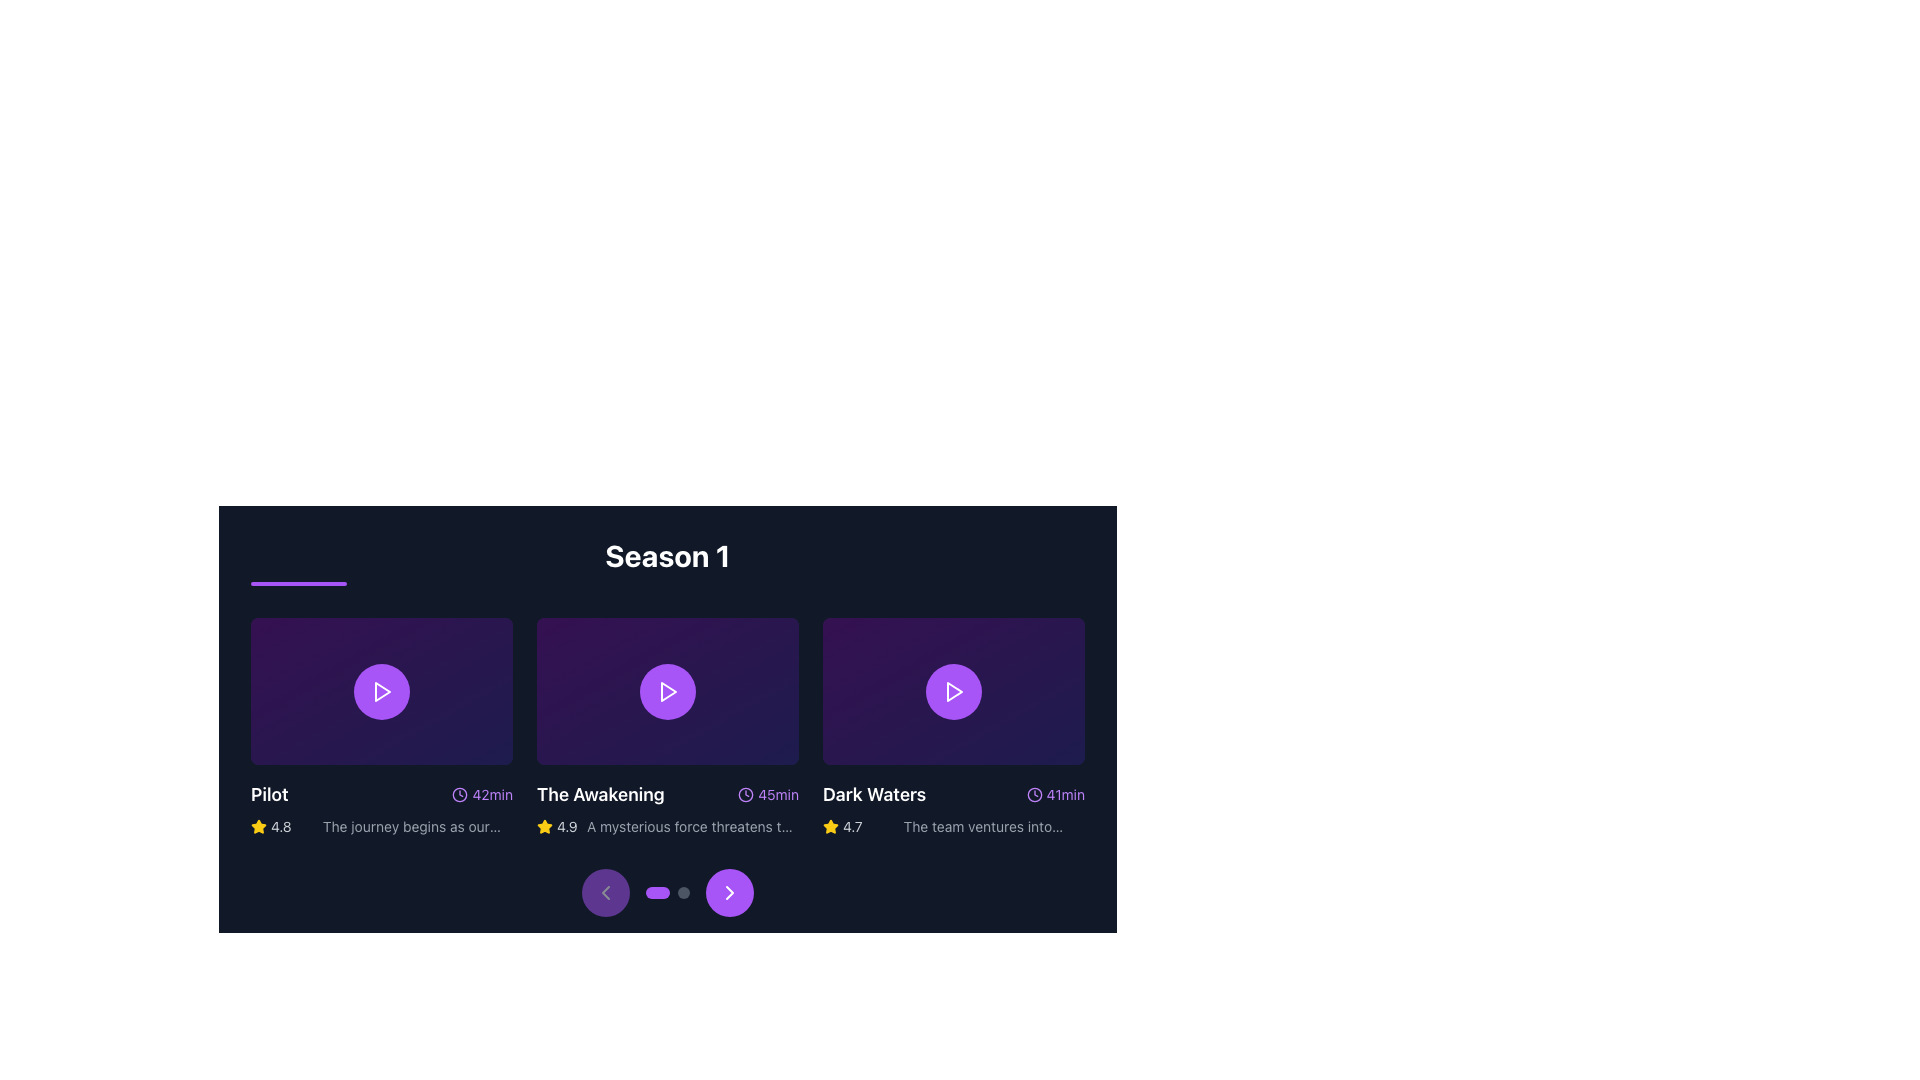  Describe the element at coordinates (382, 726) in the screenshot. I see `the purple circular play button icon located at the center of the media item titled 'Pilot'` at that location.